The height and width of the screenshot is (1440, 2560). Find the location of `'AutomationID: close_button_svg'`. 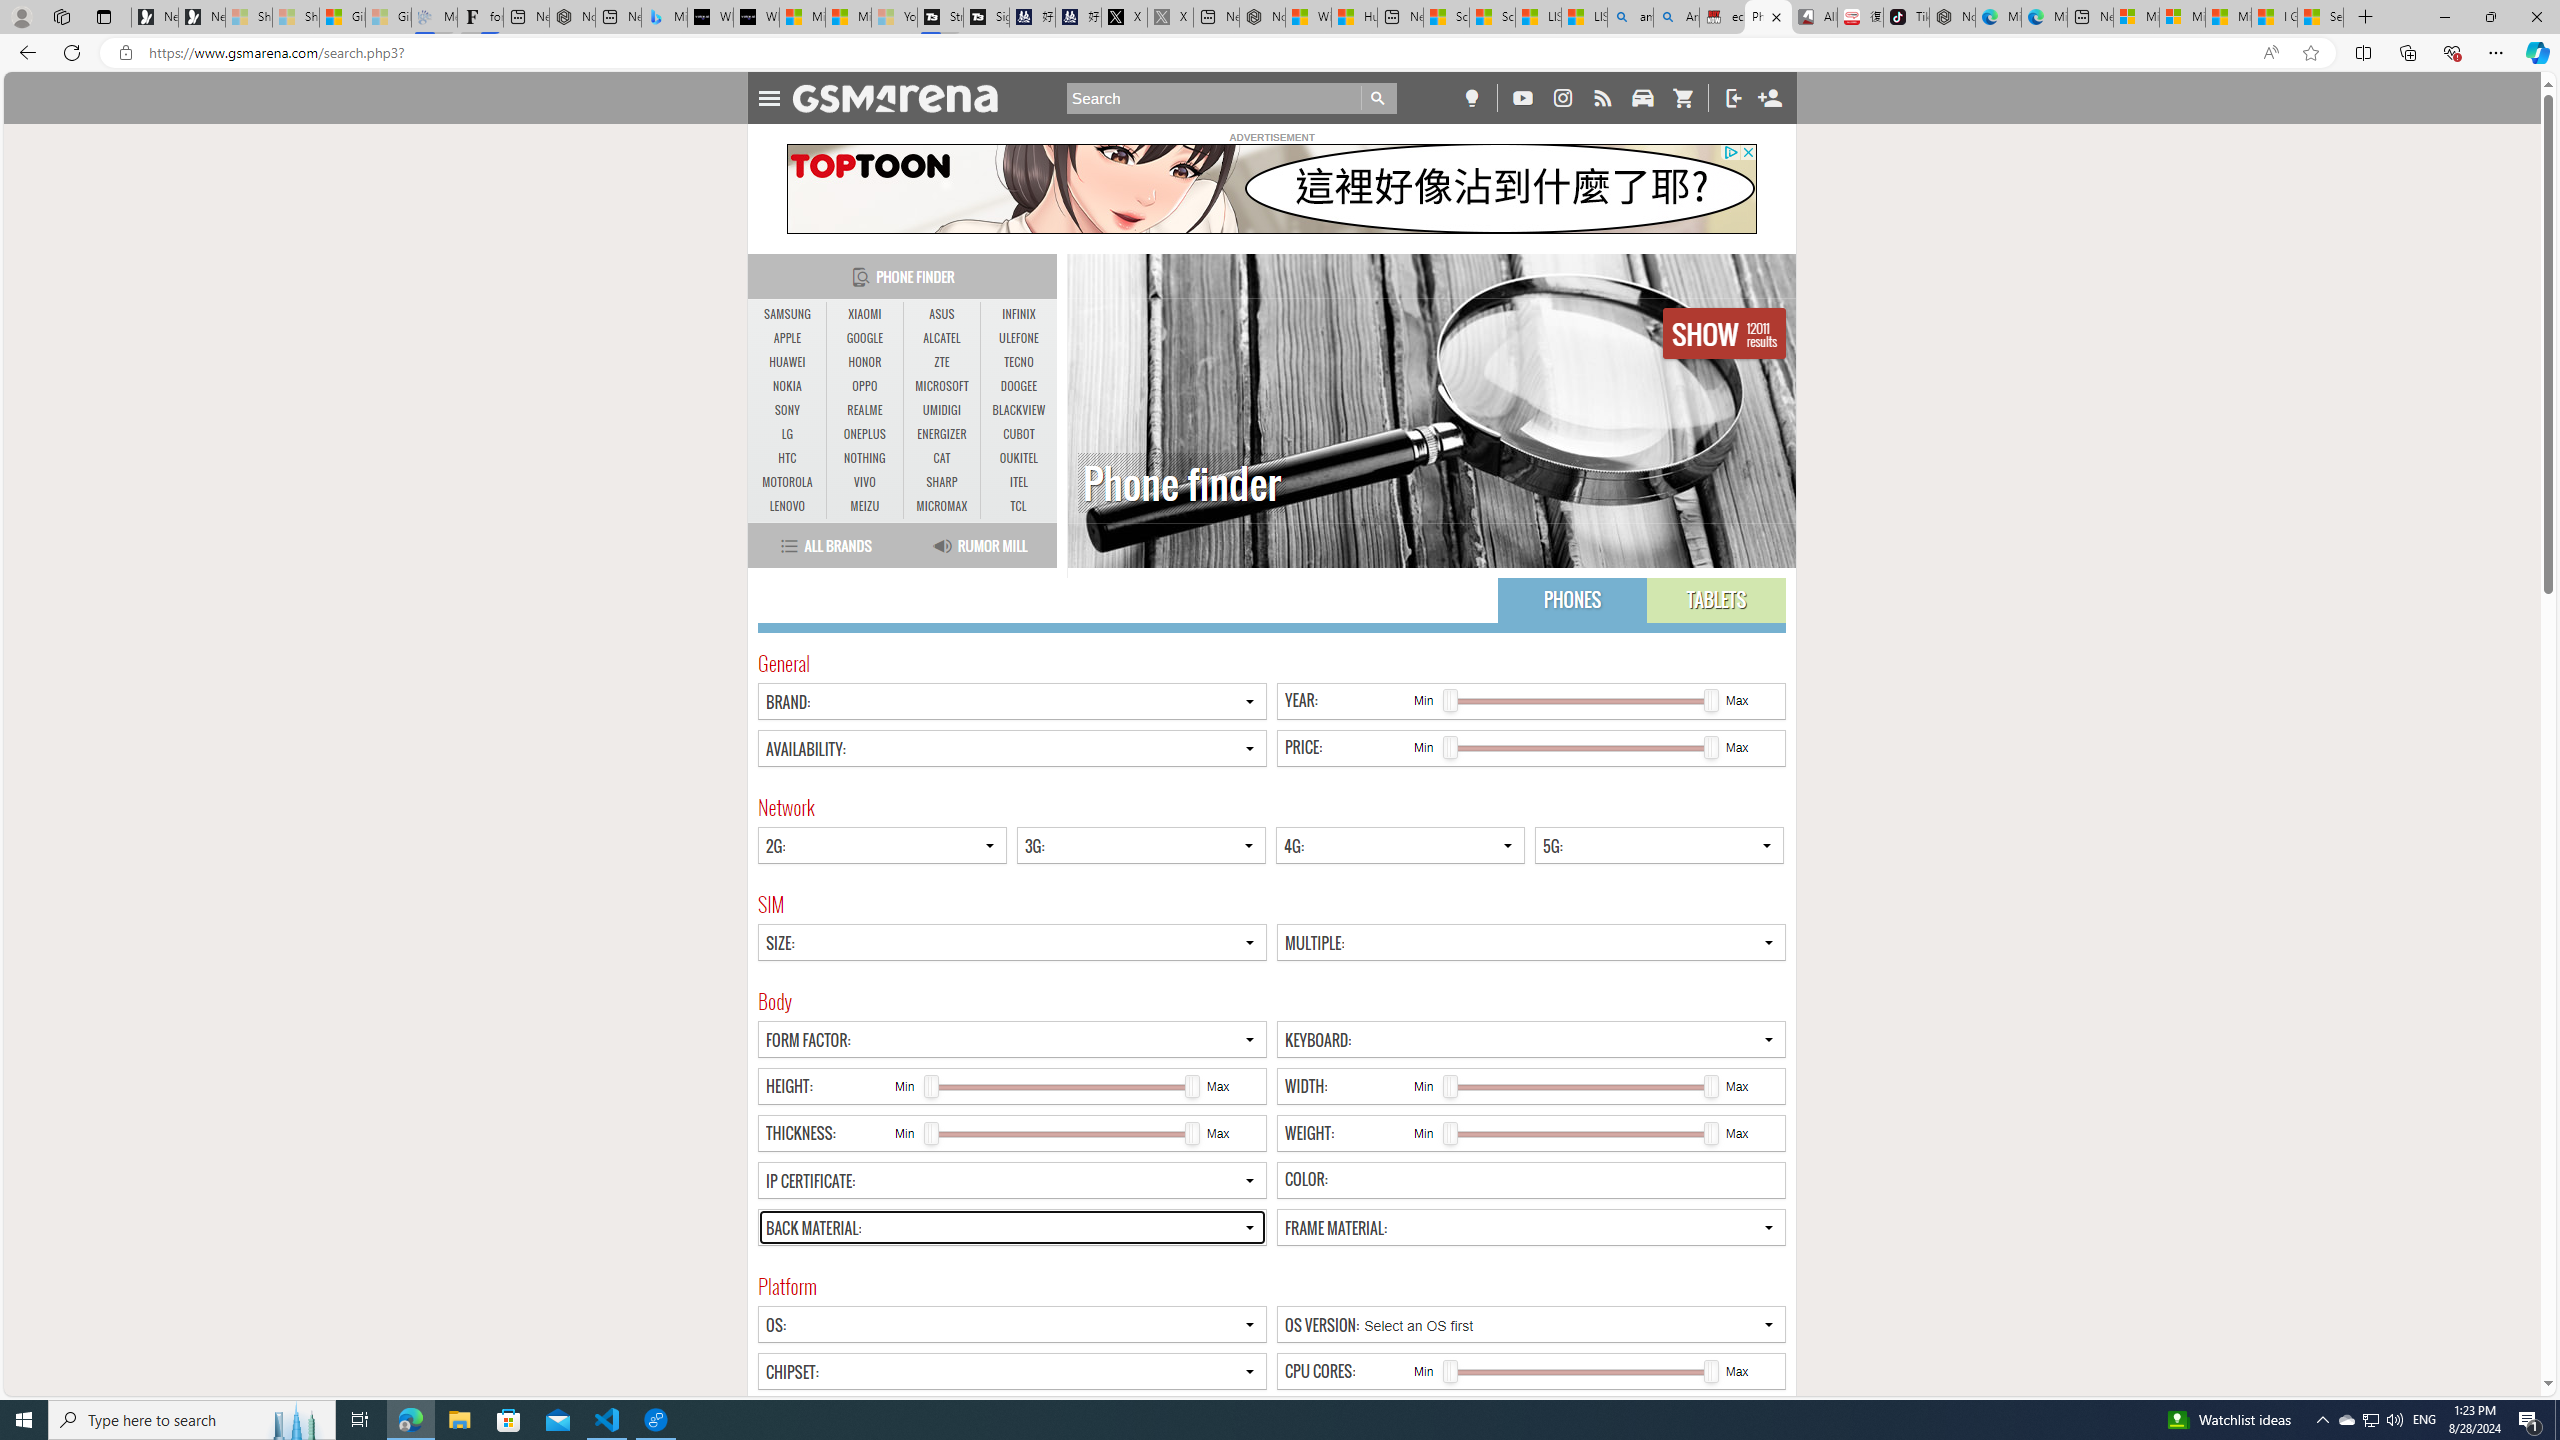

'AutomationID: close_button_svg' is located at coordinates (1748, 152).